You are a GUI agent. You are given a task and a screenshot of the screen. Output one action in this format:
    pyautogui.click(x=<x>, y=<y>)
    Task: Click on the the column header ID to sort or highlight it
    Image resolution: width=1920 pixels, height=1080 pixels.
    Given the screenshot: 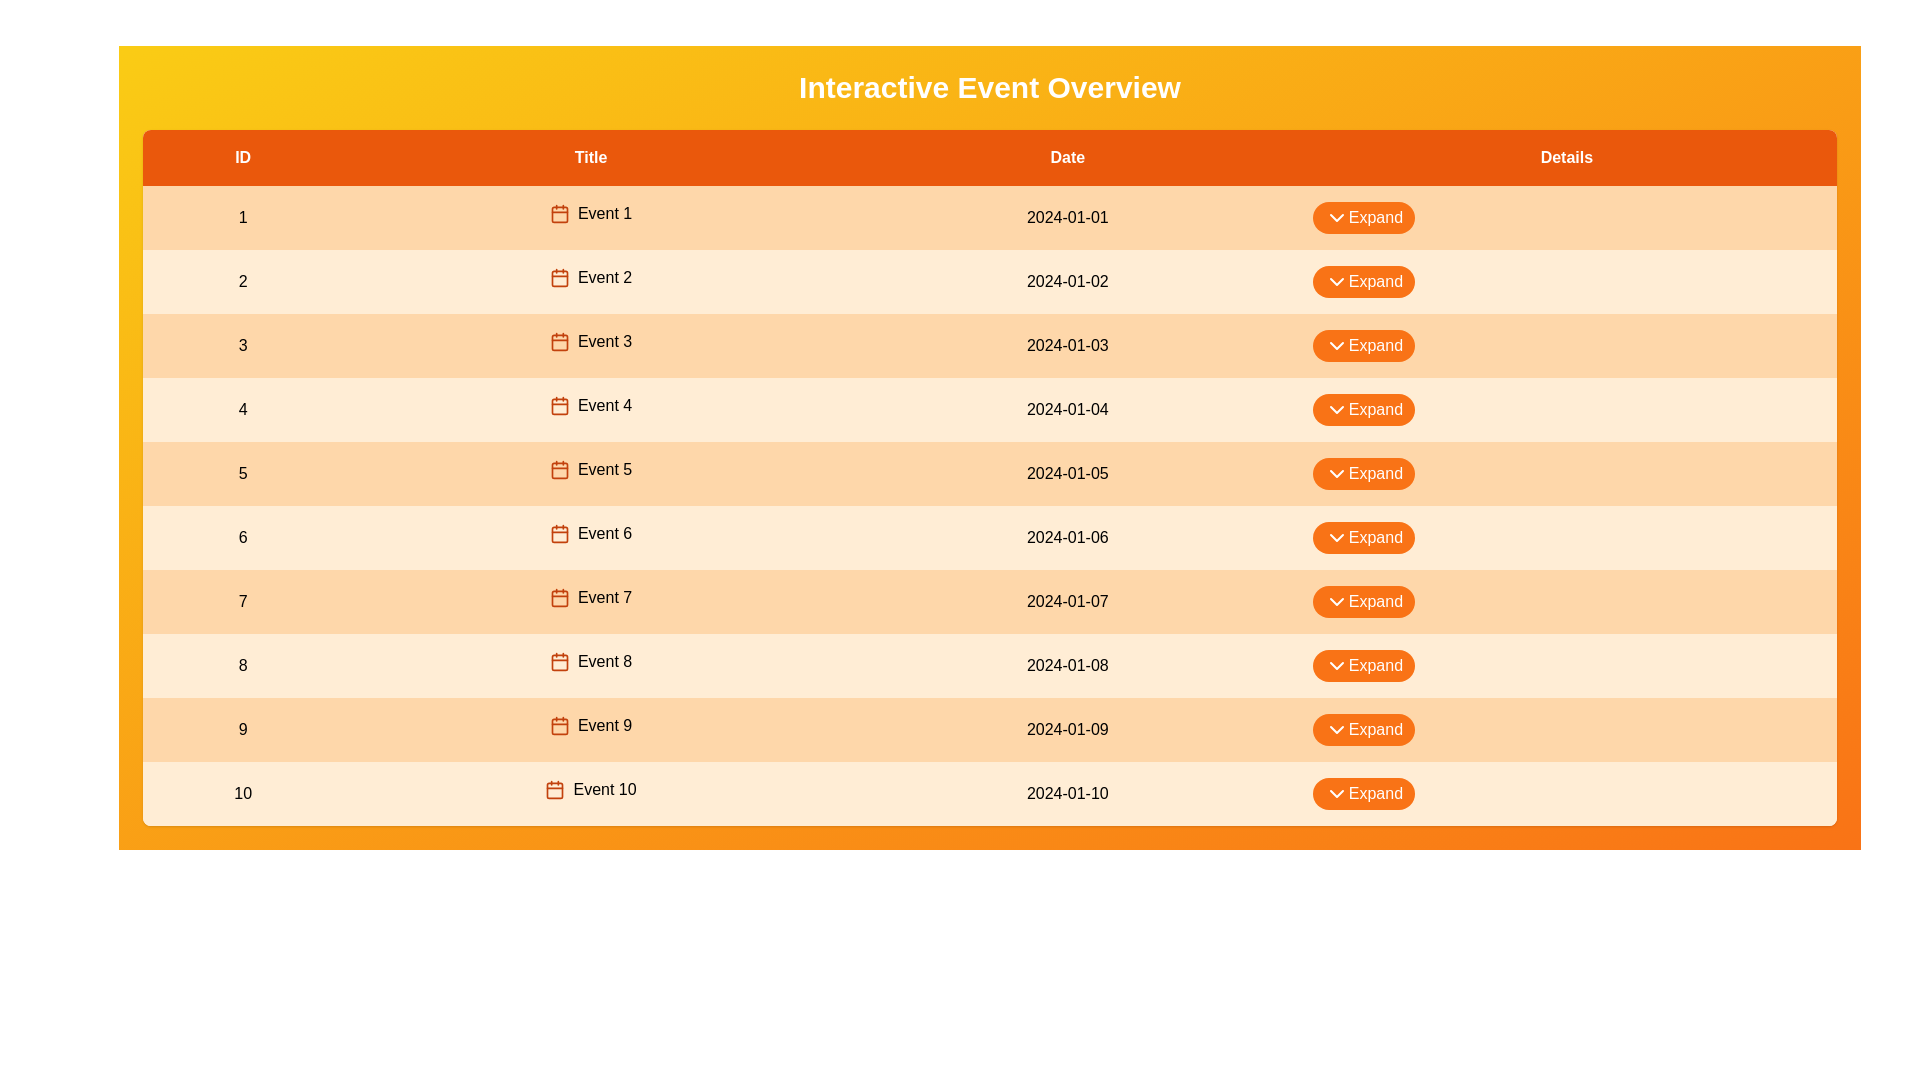 What is the action you would take?
    pyautogui.click(x=242, y=157)
    